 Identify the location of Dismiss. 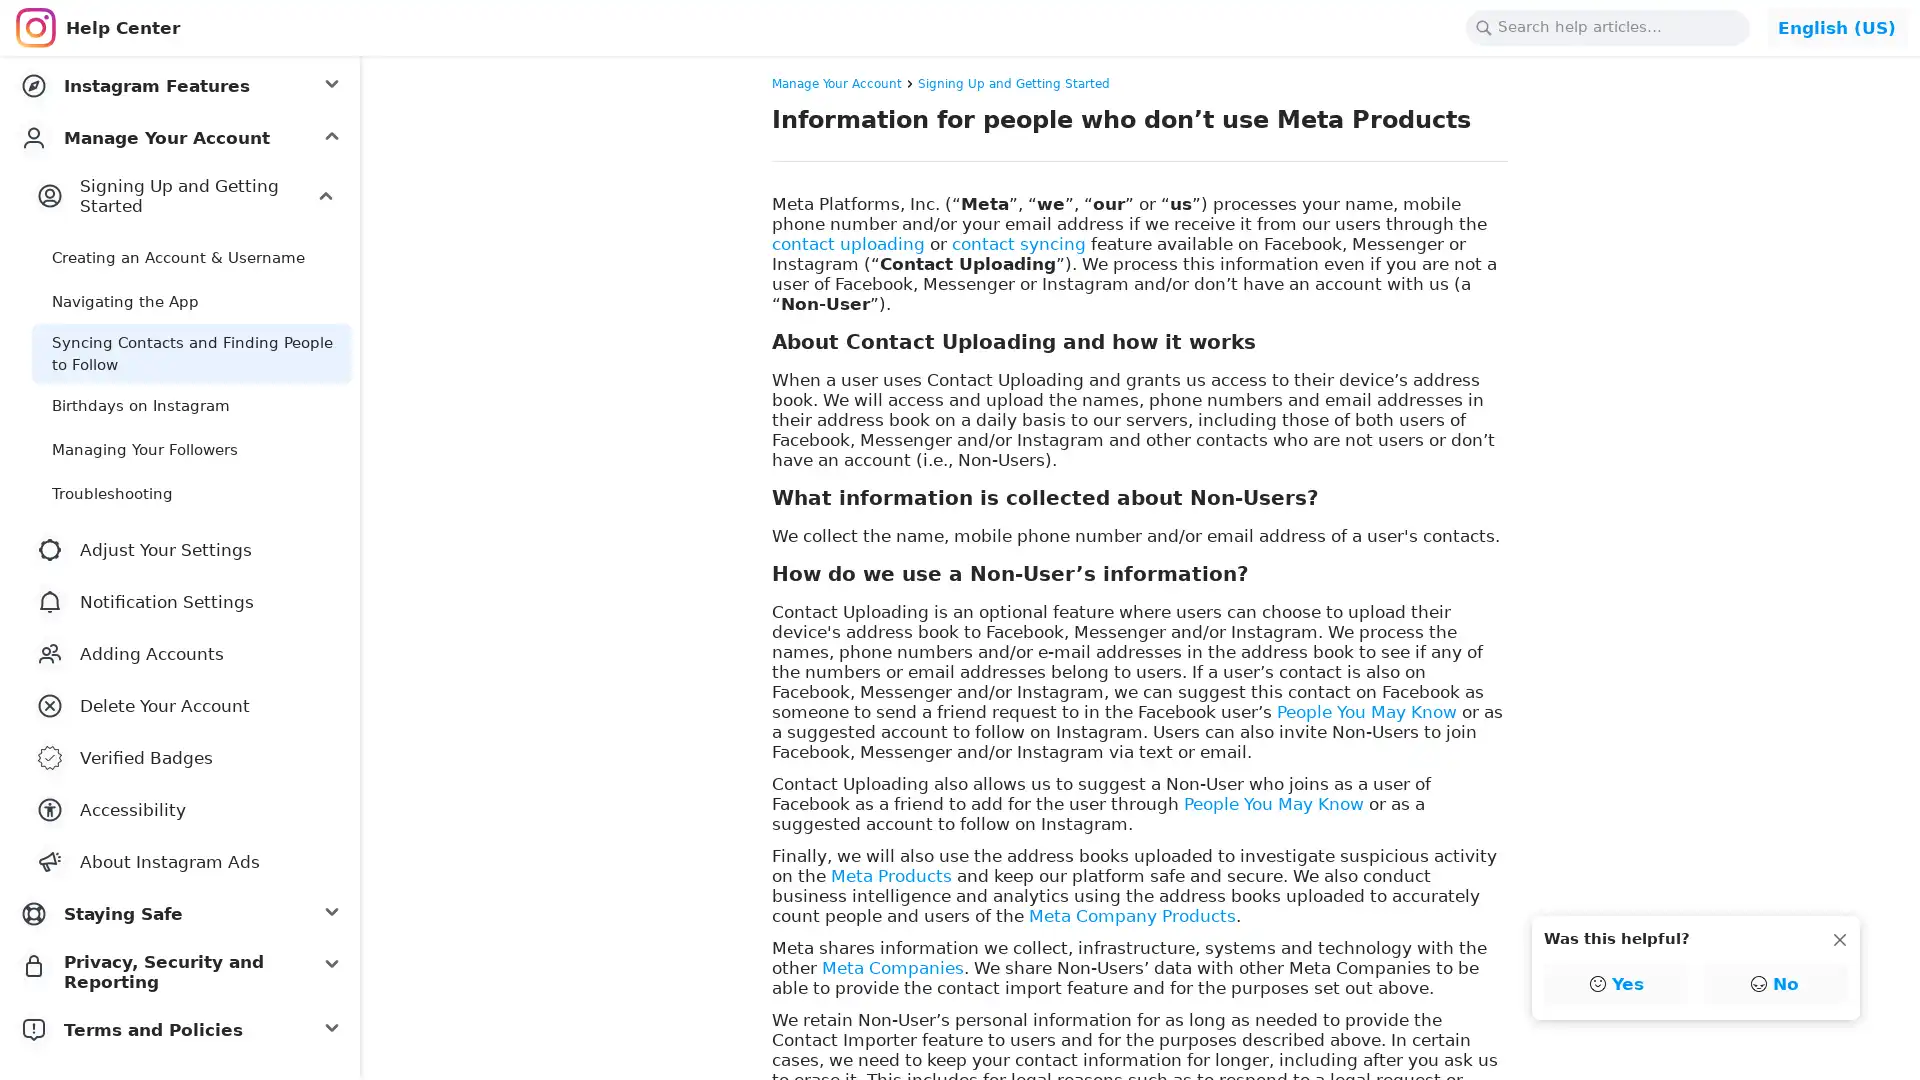
(1839, 940).